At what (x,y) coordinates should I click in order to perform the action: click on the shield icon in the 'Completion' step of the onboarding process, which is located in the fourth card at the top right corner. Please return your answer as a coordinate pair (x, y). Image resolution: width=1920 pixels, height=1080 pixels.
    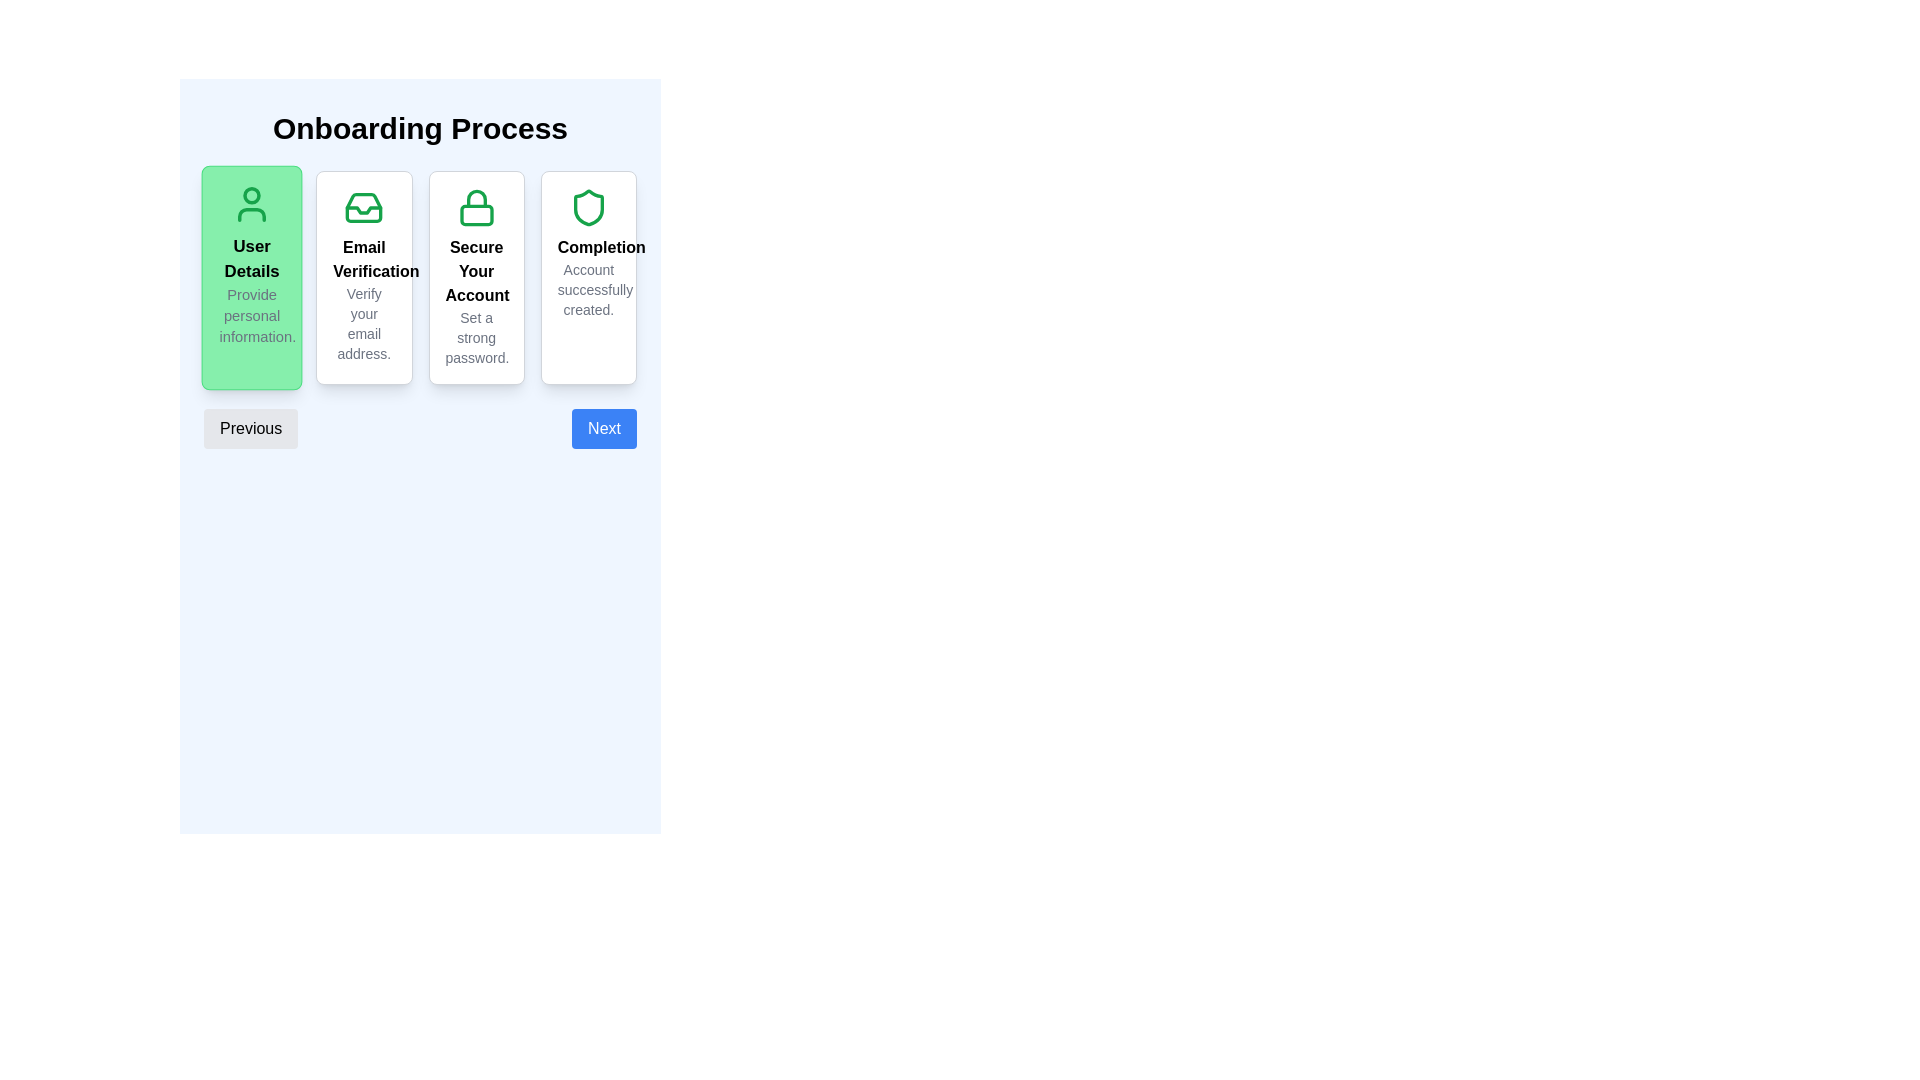
    Looking at the image, I should click on (587, 208).